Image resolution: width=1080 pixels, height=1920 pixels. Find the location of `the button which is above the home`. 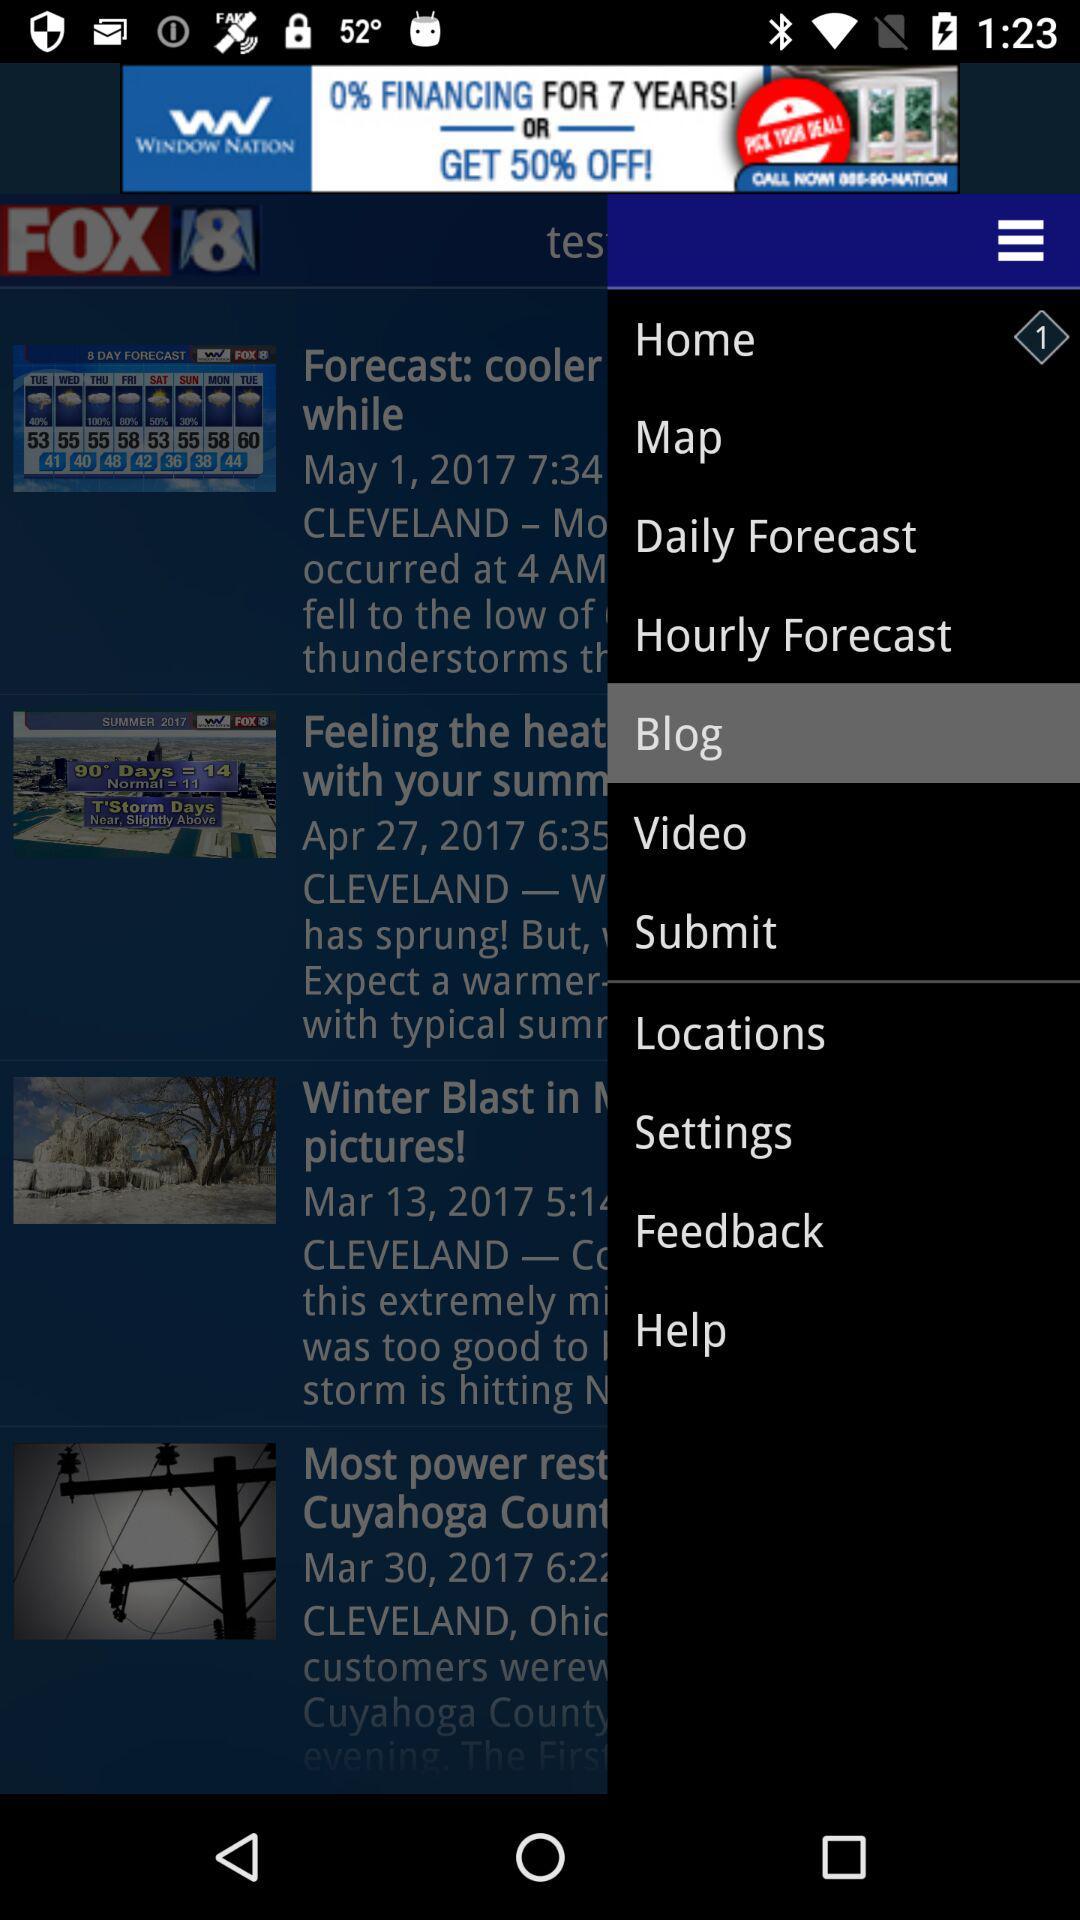

the button which is above the home is located at coordinates (844, 240).